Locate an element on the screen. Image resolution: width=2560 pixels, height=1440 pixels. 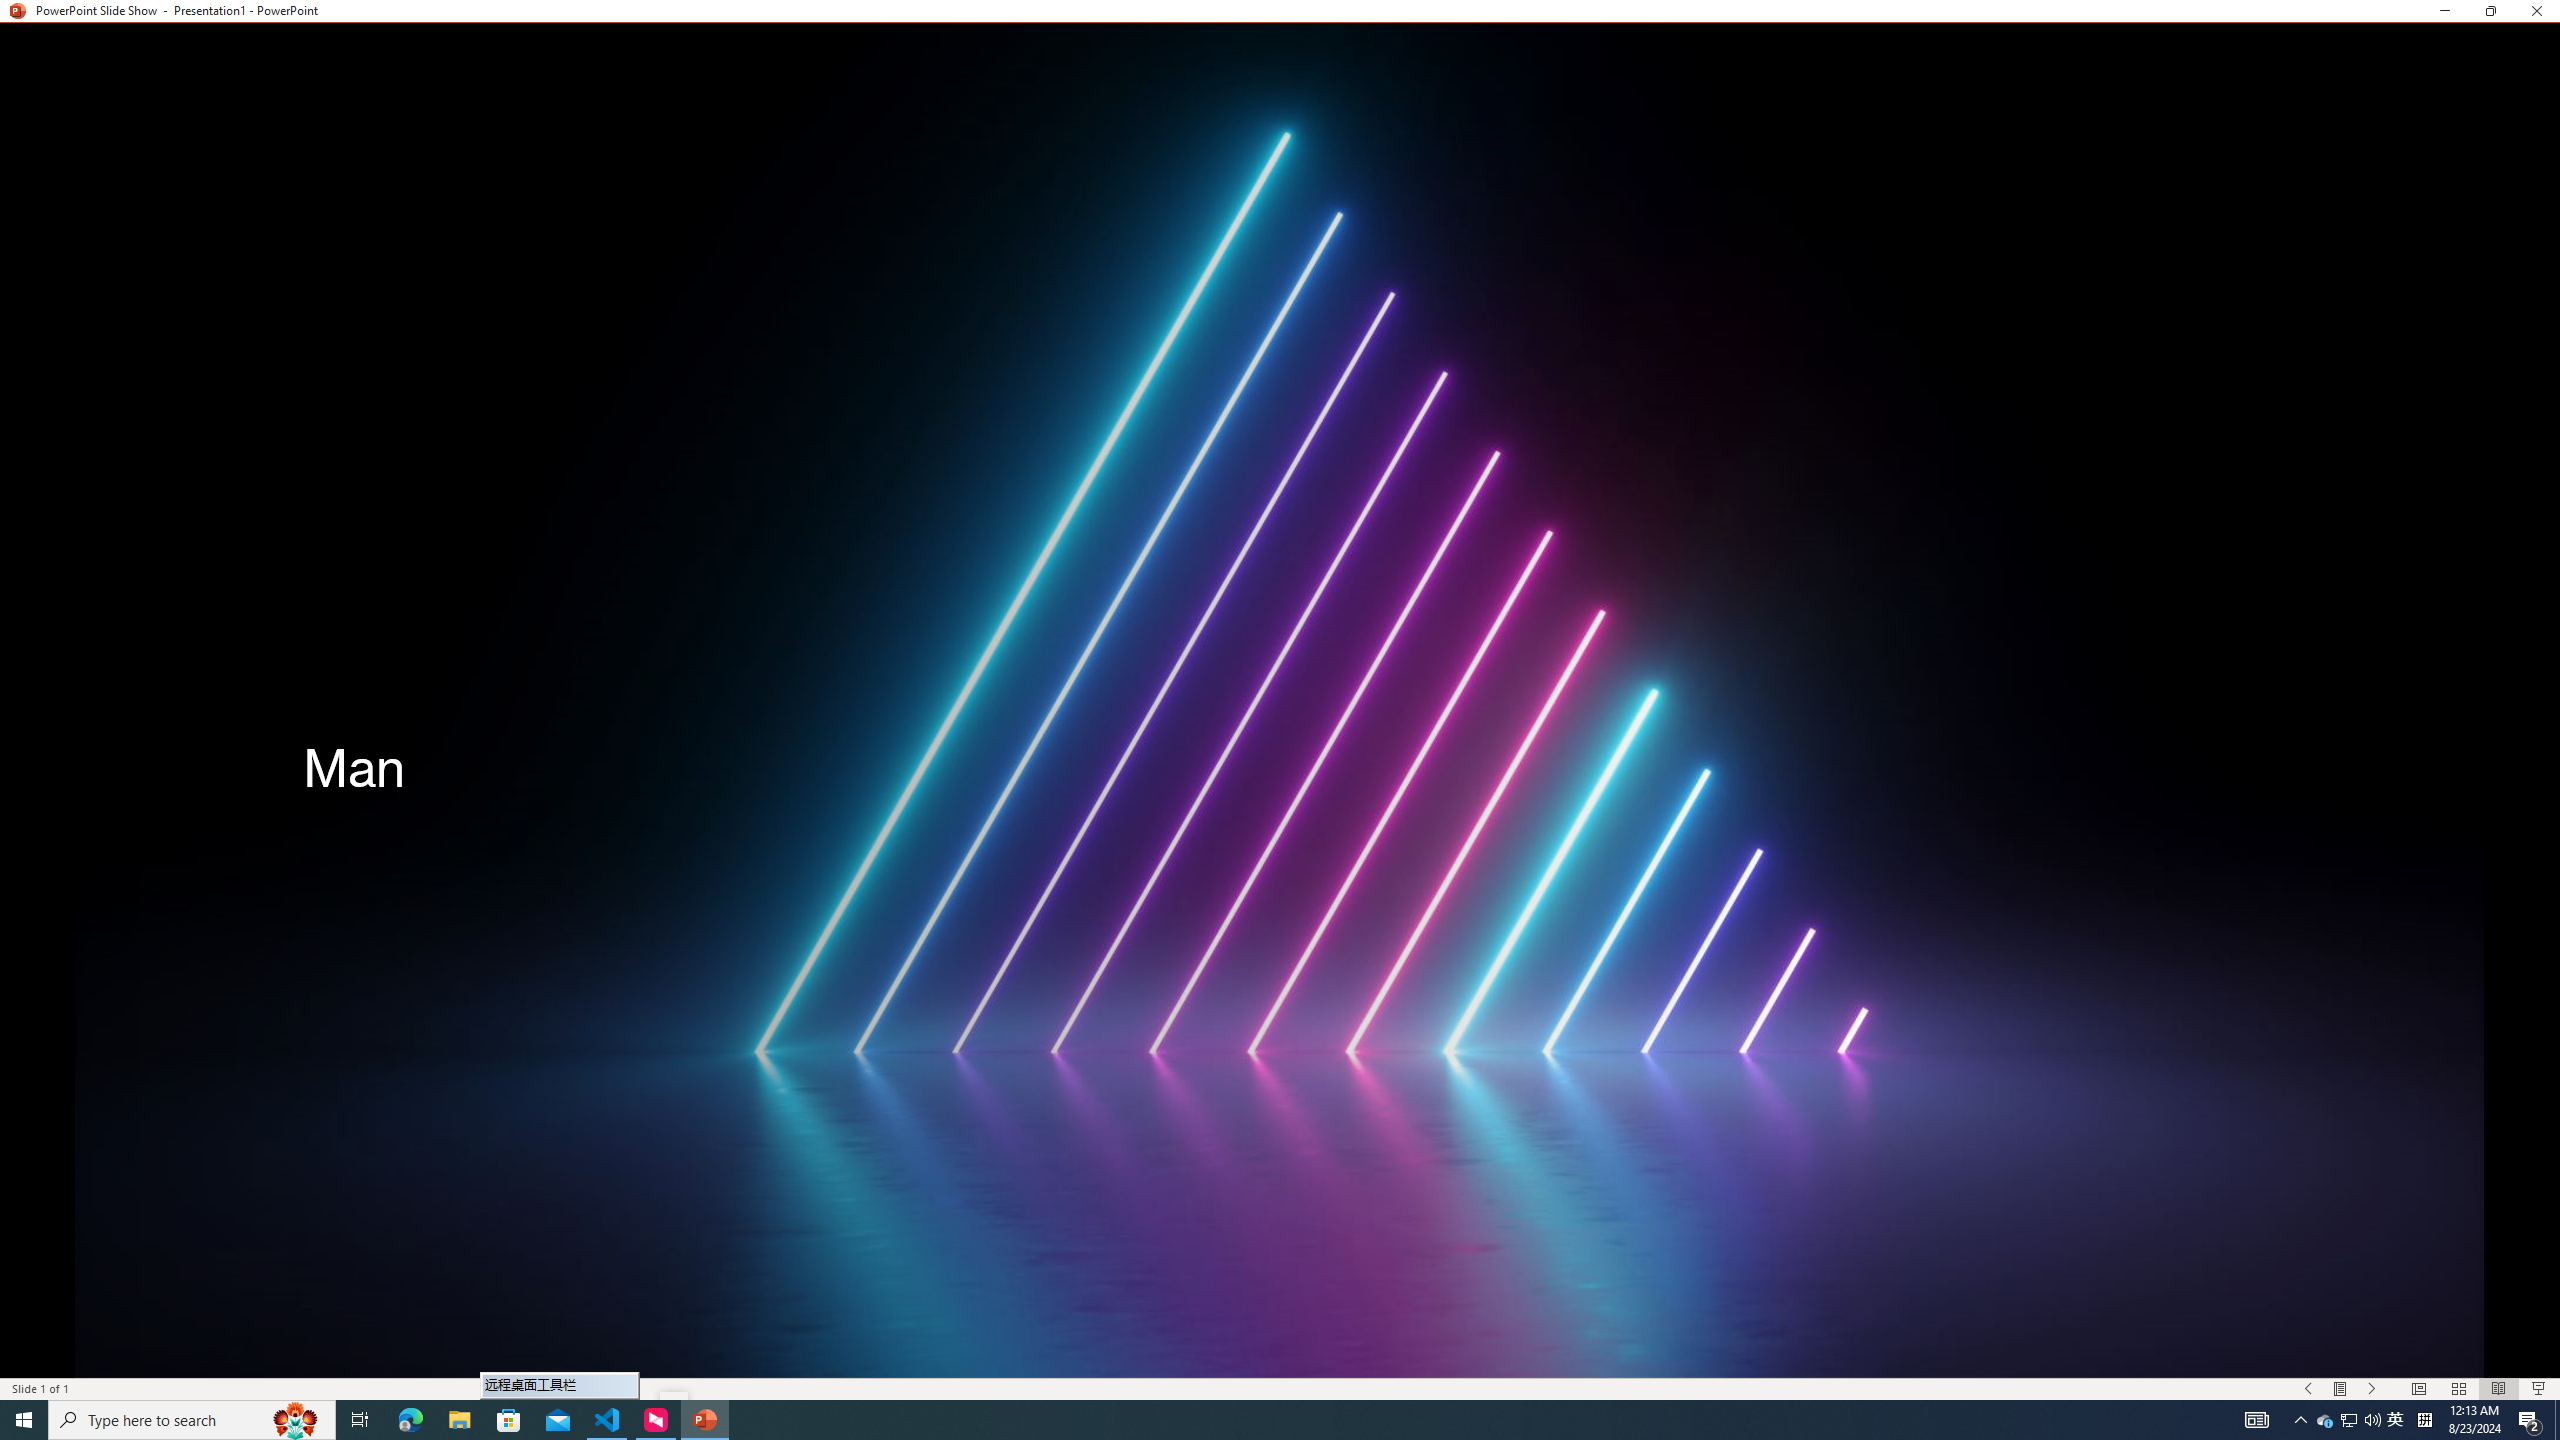
'Slide Show Next On' is located at coordinates (2372, 1389).